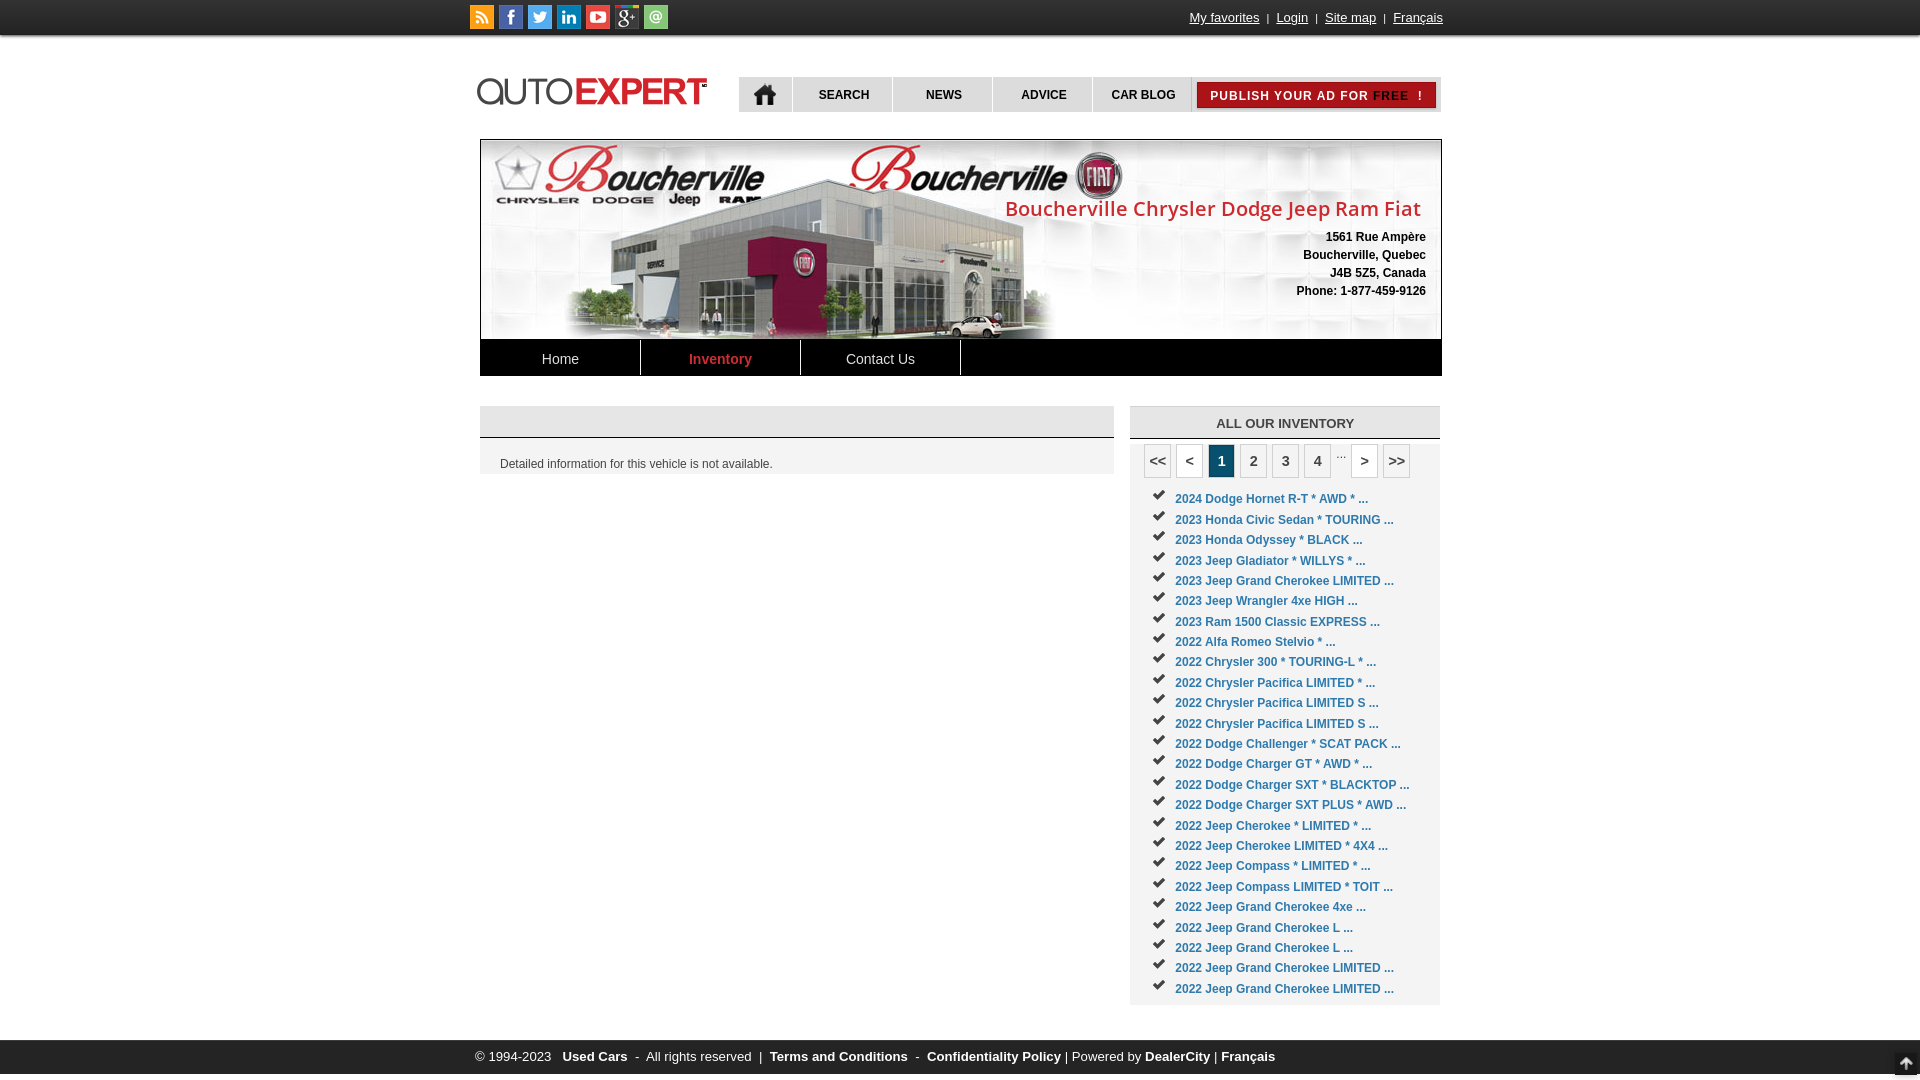 Image resolution: width=1920 pixels, height=1080 pixels. I want to click on '1', so click(1220, 461).